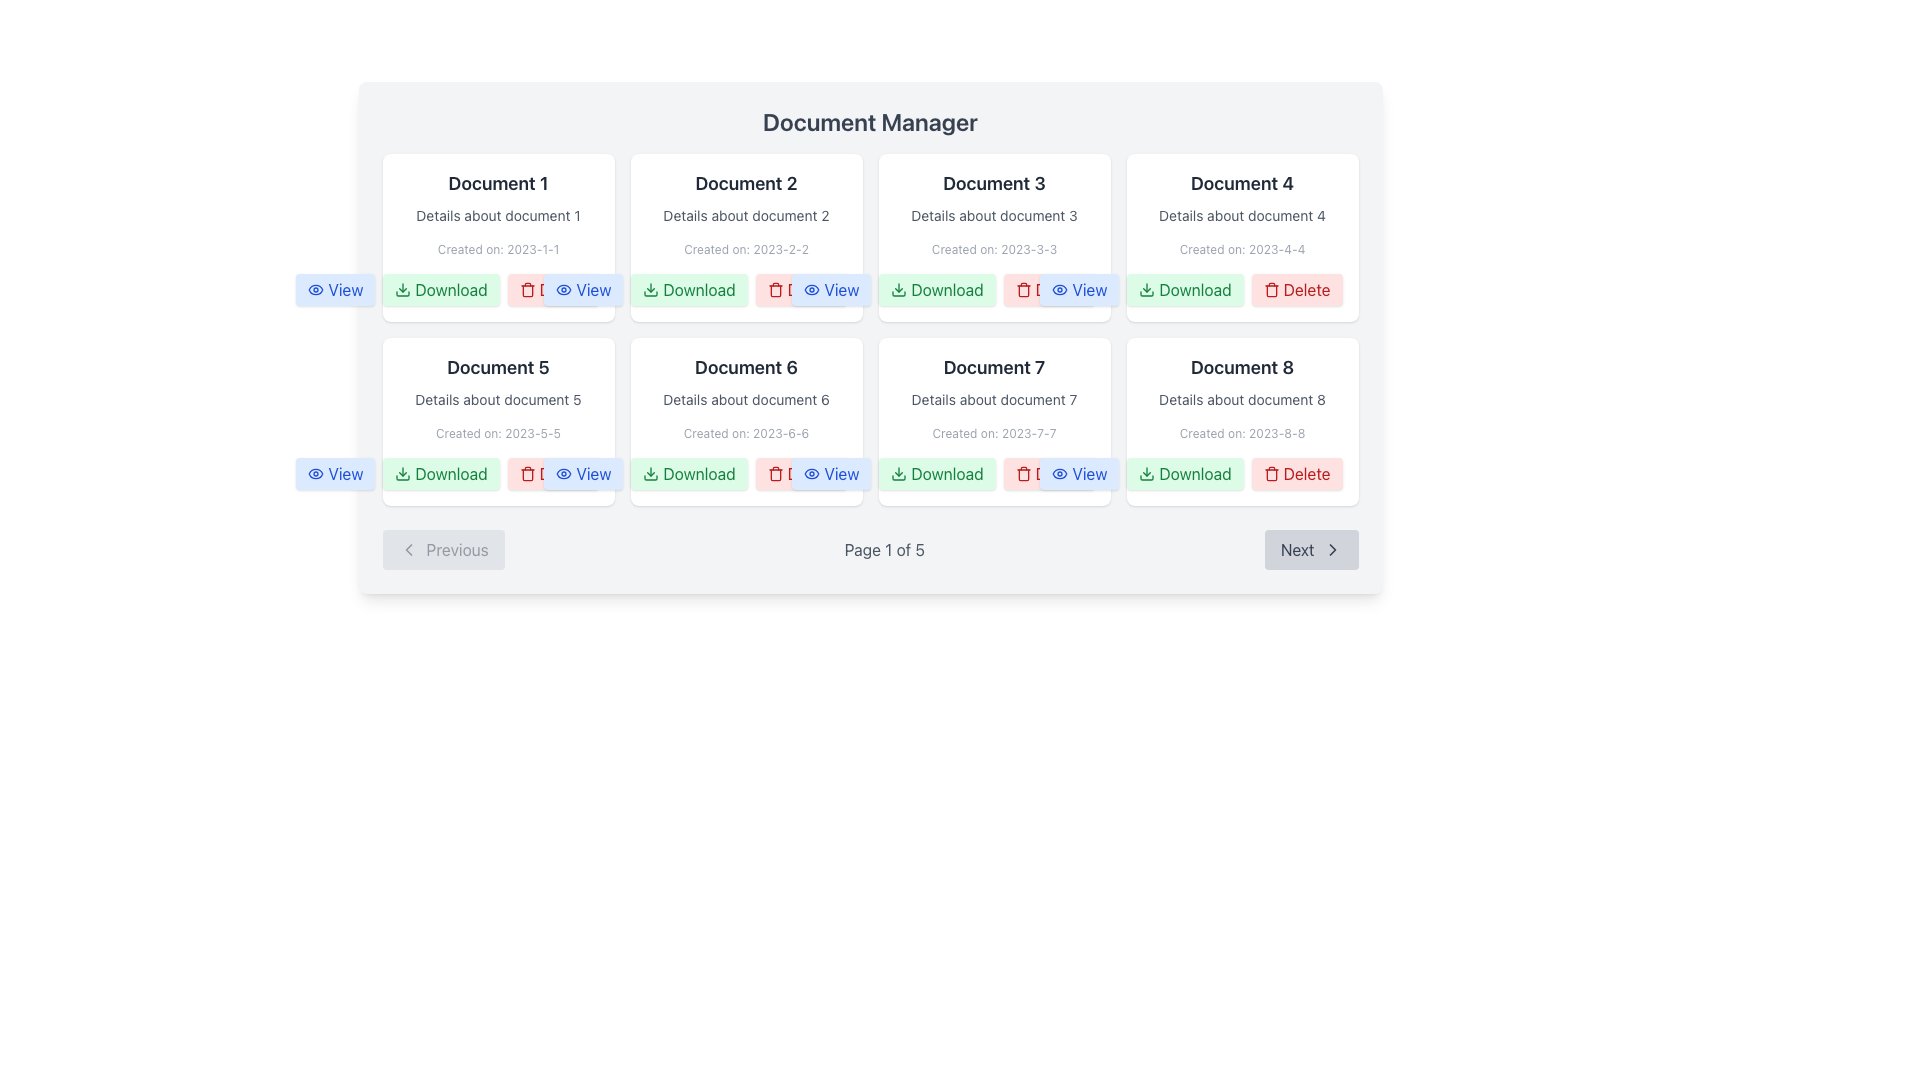  What do you see at coordinates (1241, 400) in the screenshot?
I see `the static text label providing additional information about 'Document 8' located in the middle of the card, below the title and above the creation date` at bounding box center [1241, 400].